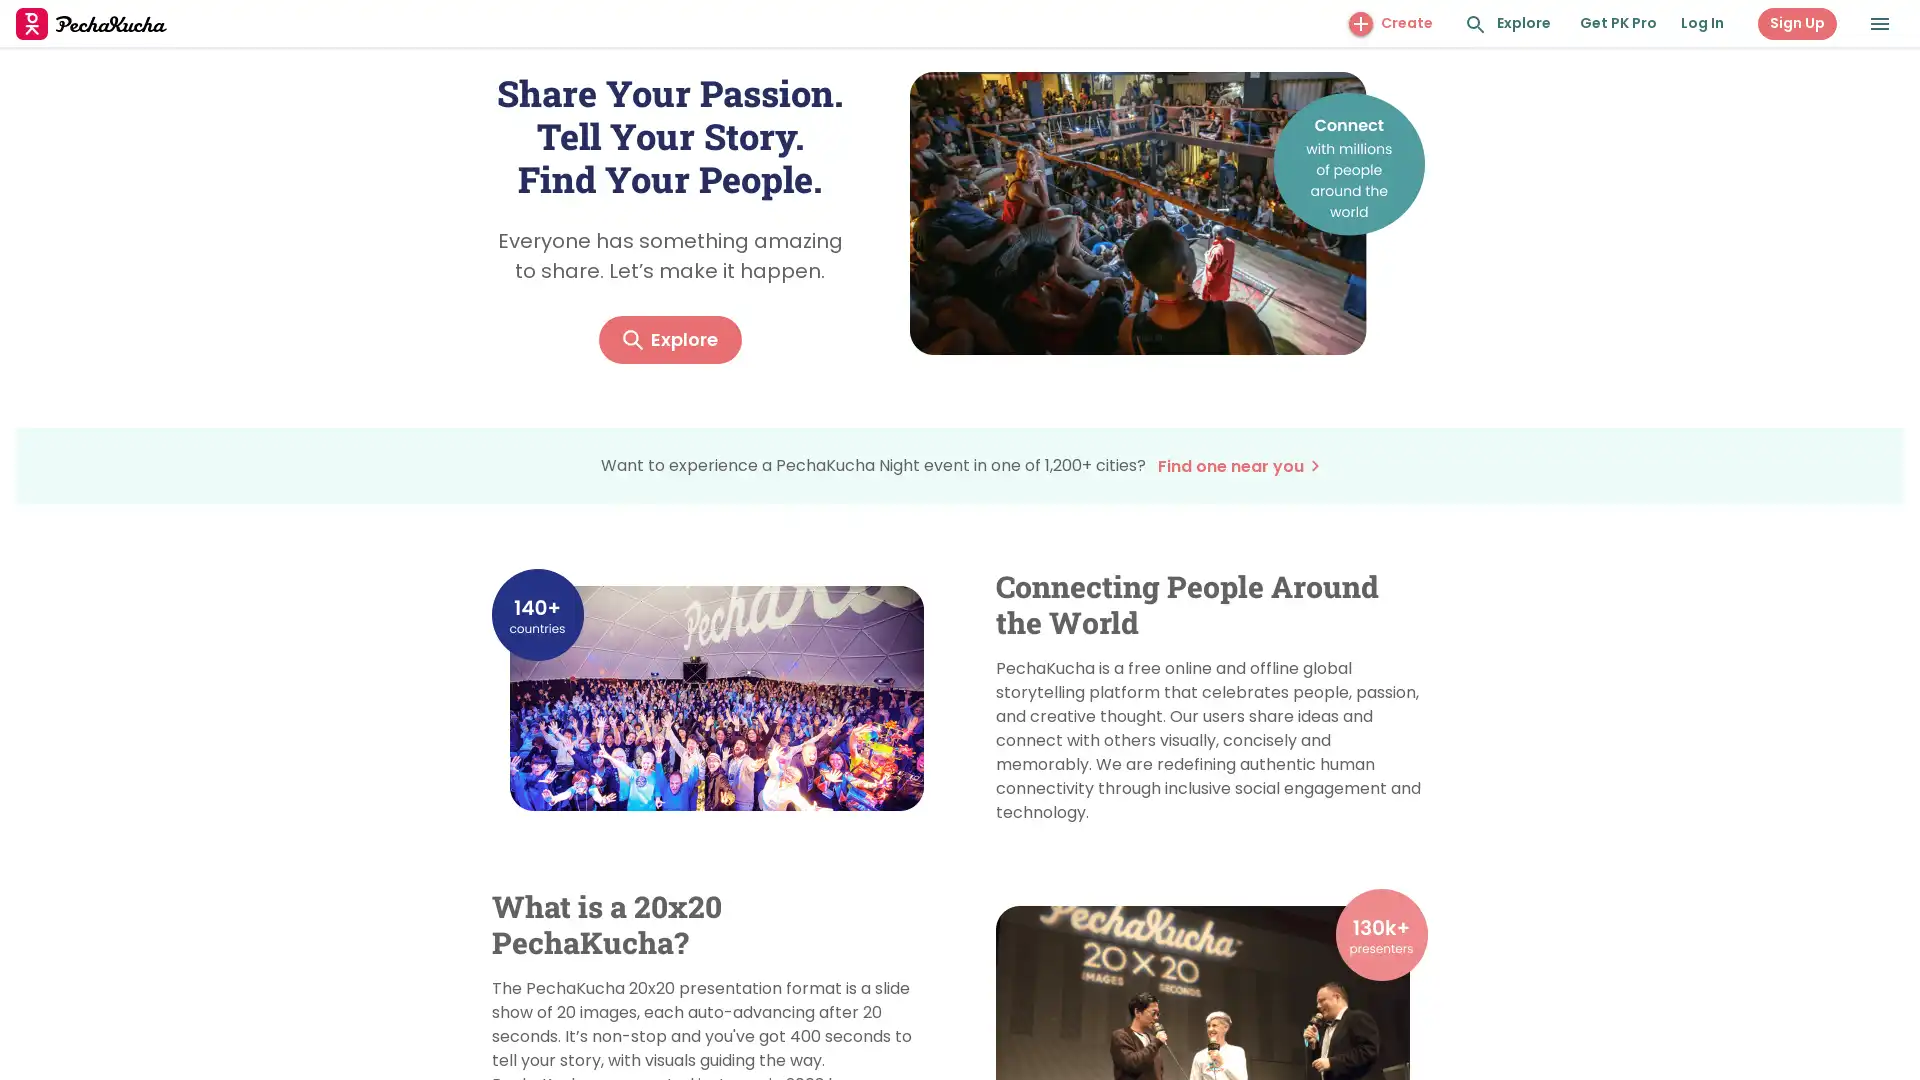  I want to click on Sign Up, so click(1797, 23).